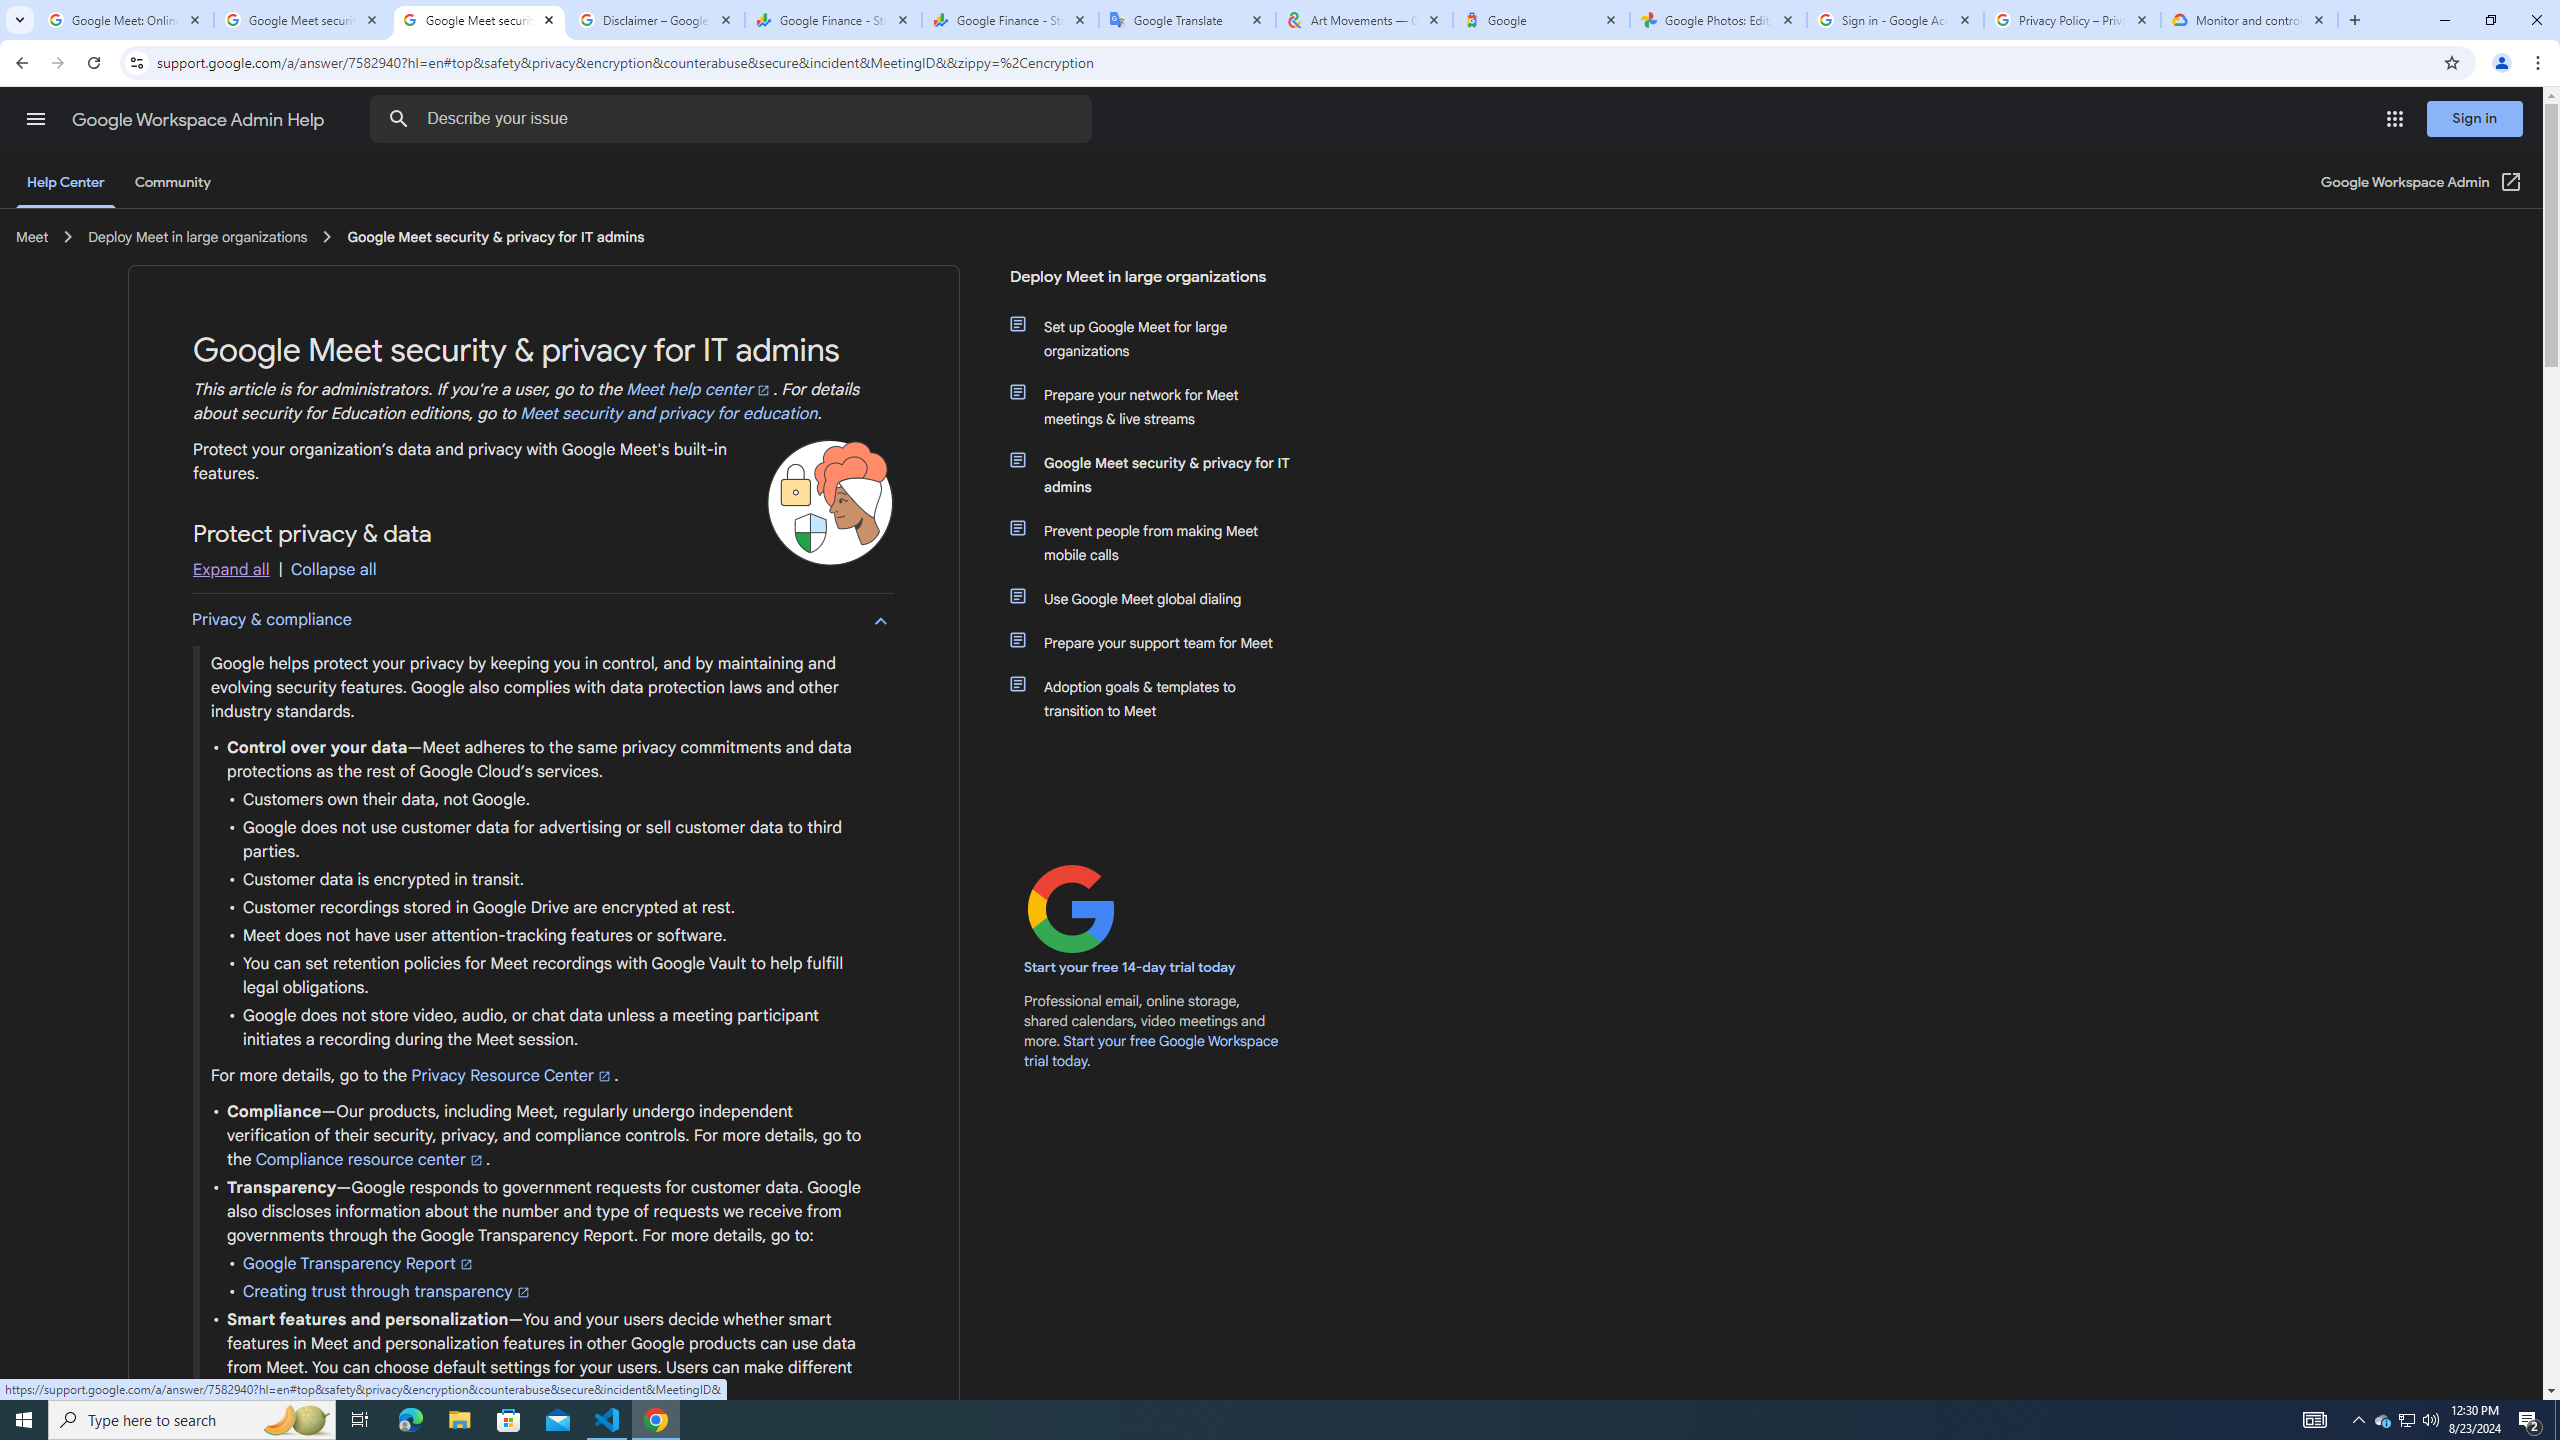 The width and height of the screenshot is (2560, 1440). Describe the element at coordinates (1162, 474) in the screenshot. I see `'Google Meet security & privacy for IT admins'` at that location.